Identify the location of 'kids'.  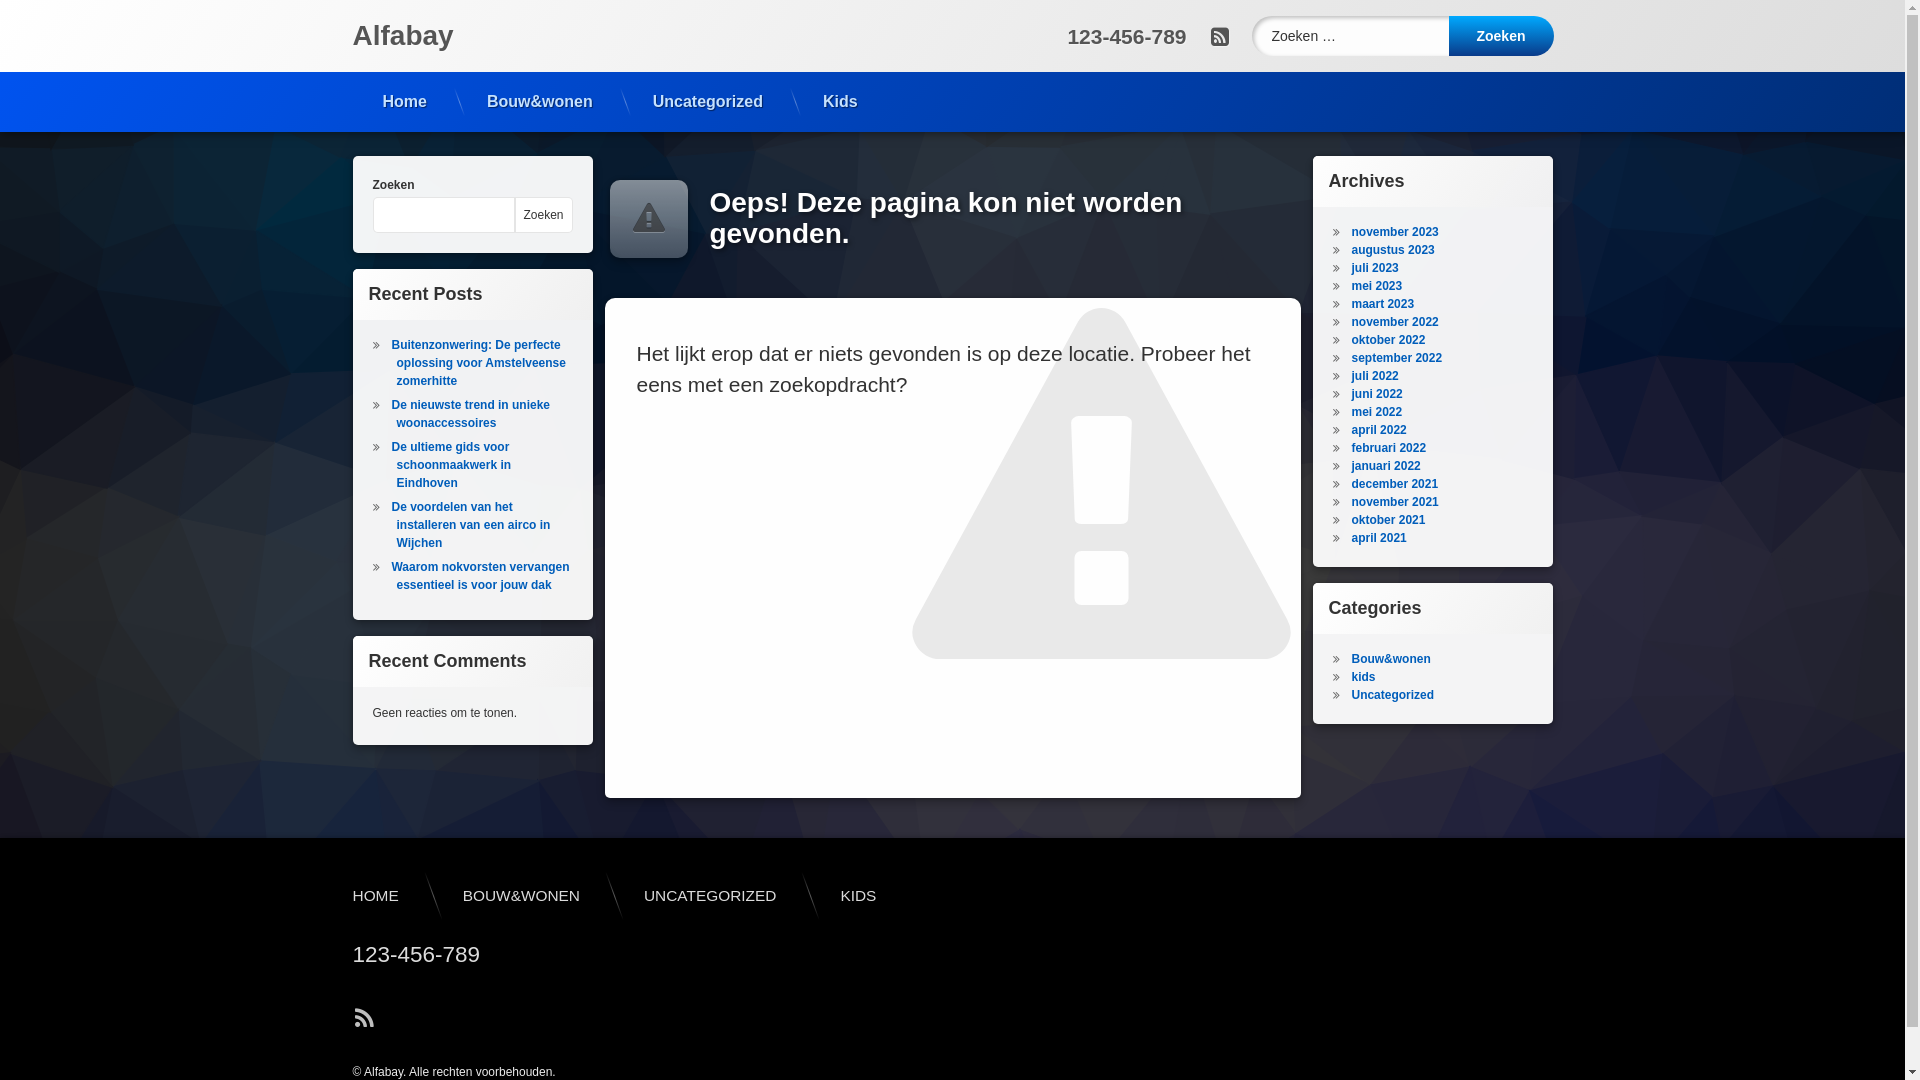
(1362, 676).